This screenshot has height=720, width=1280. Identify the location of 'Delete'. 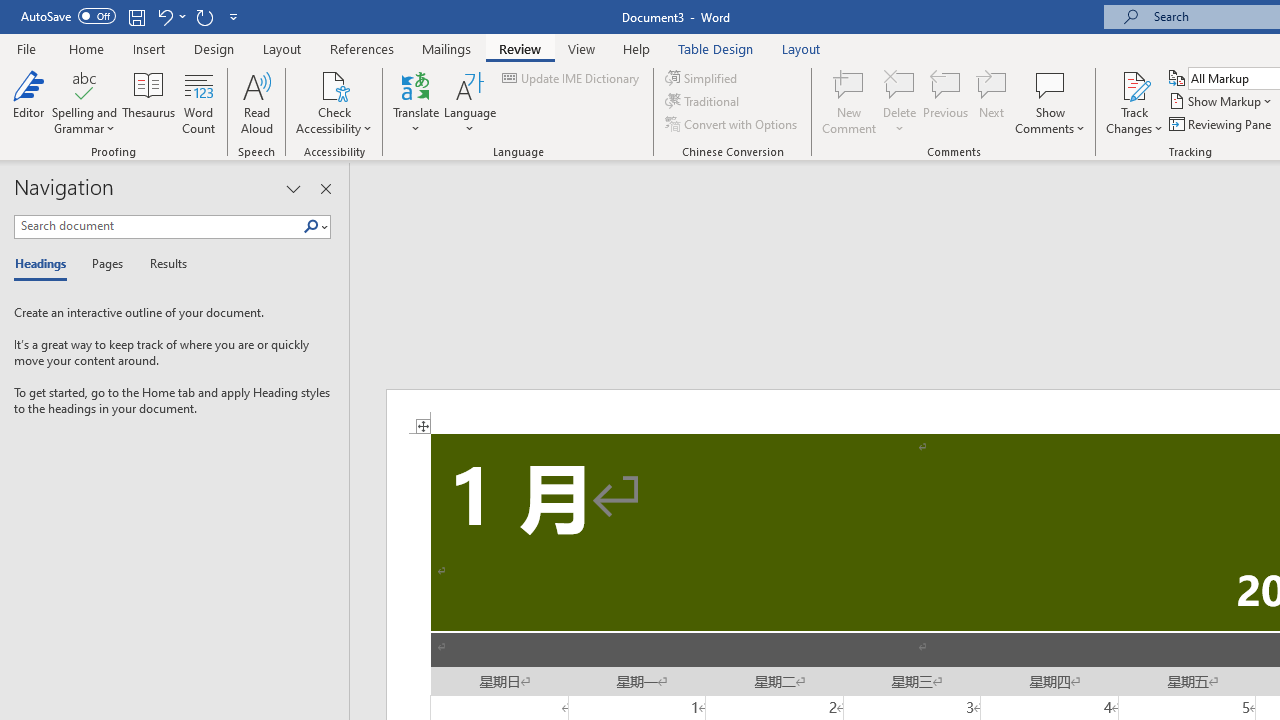
(899, 103).